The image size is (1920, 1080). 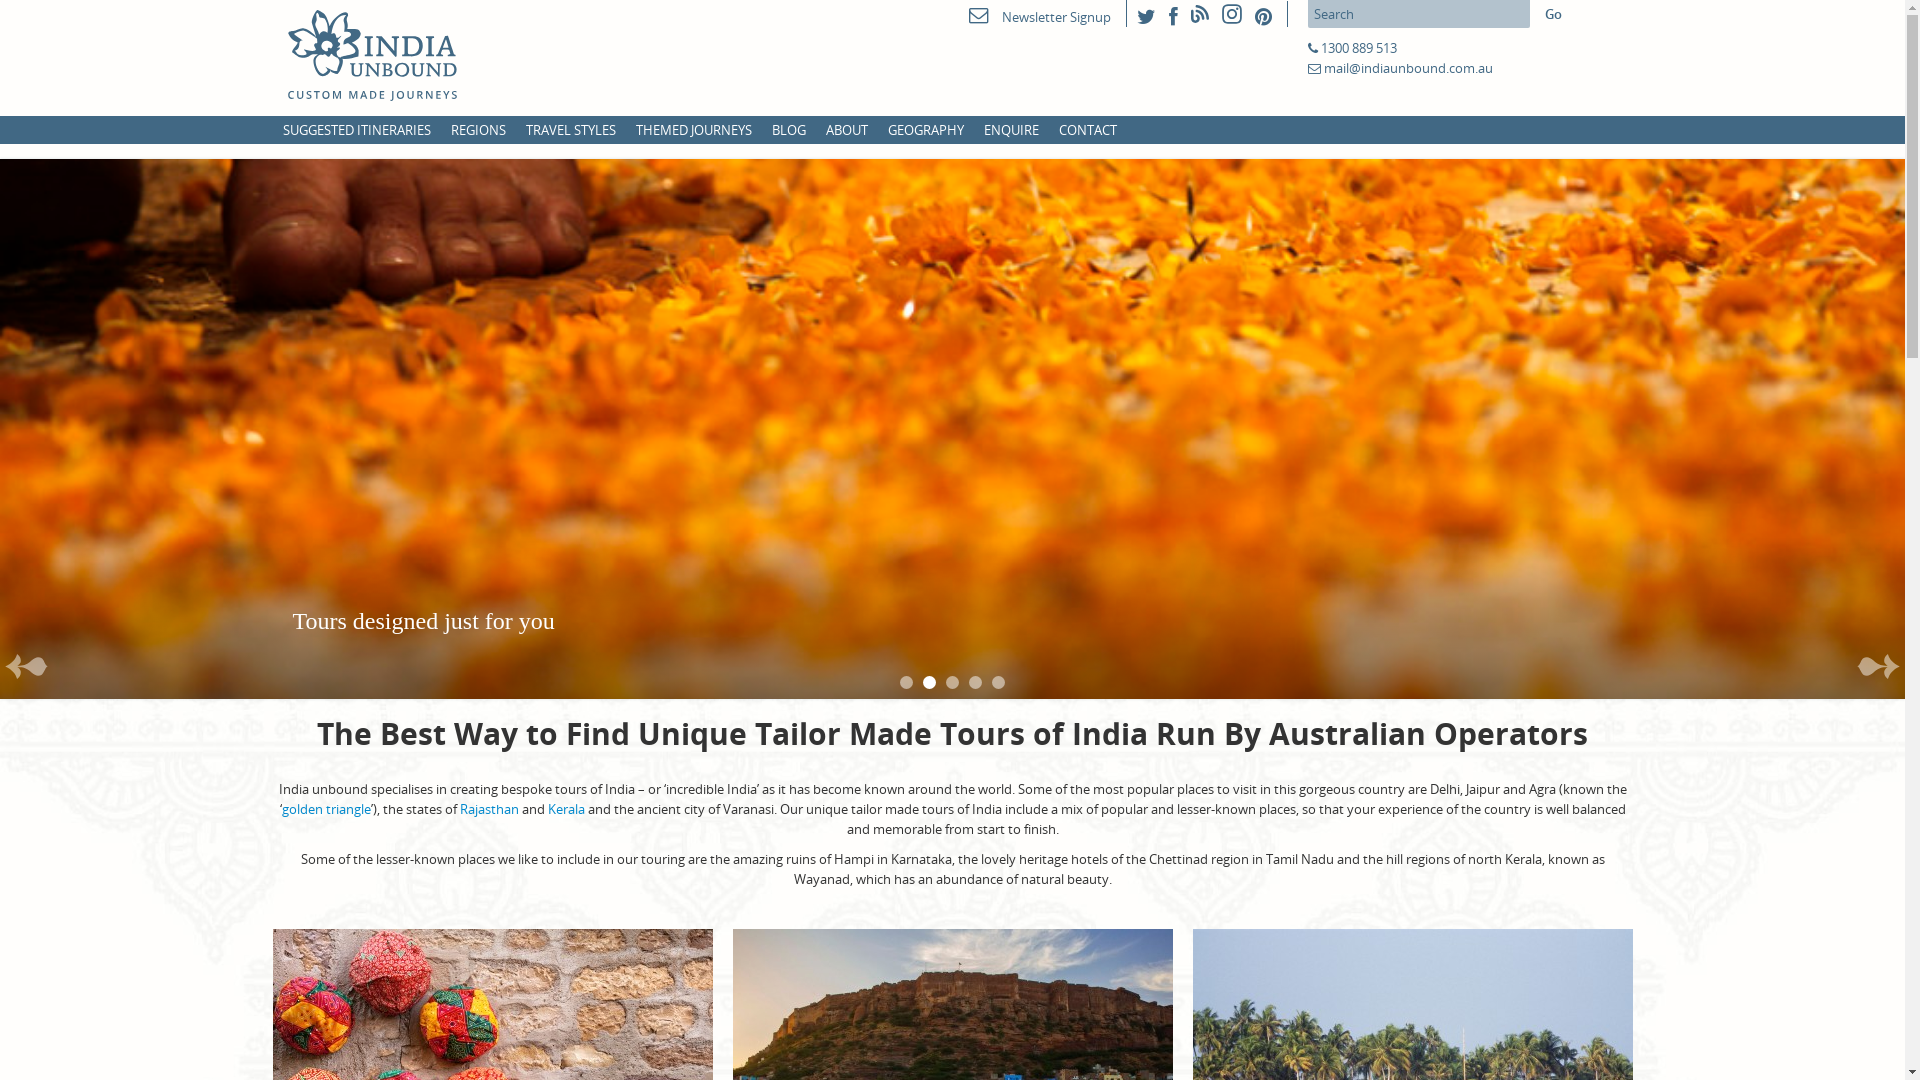 What do you see at coordinates (694, 130) in the screenshot?
I see `'THEMED JOURNEYS'` at bounding box center [694, 130].